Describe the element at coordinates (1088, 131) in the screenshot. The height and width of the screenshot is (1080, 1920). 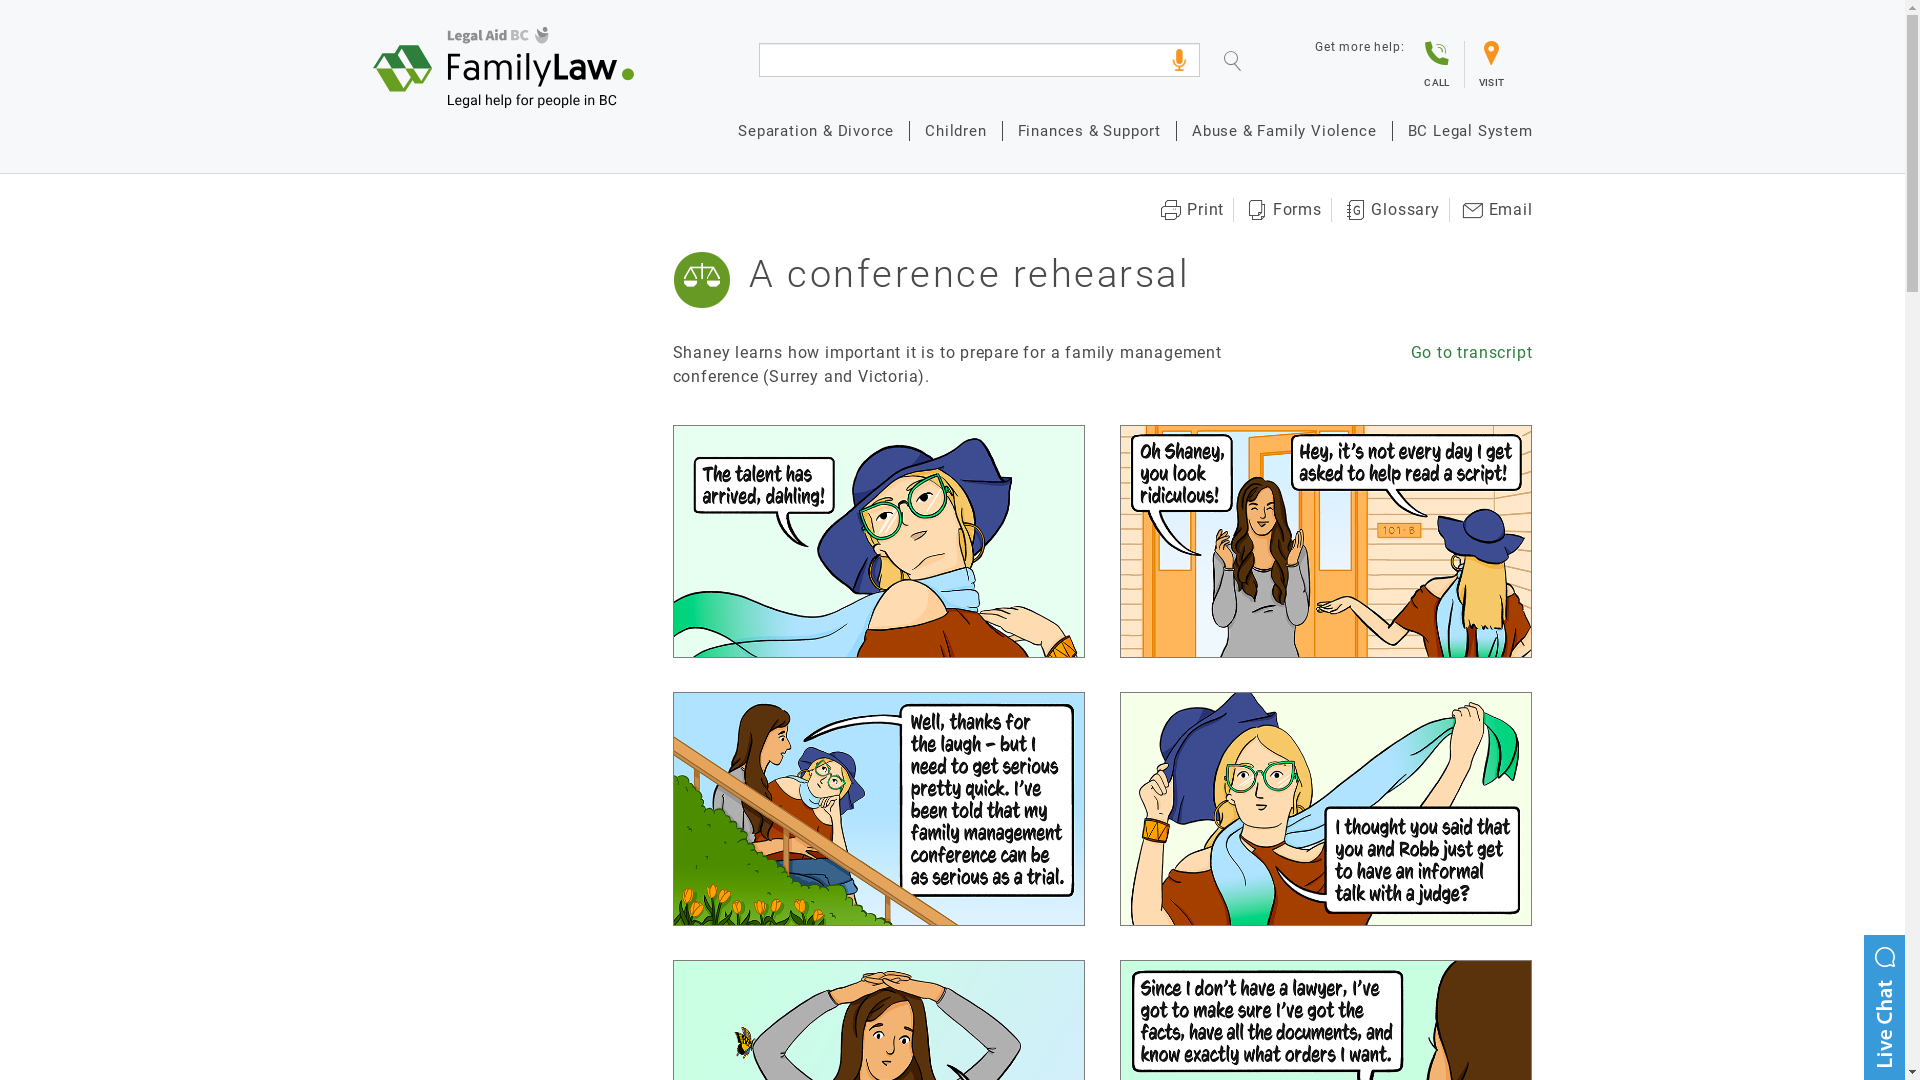
I see `'Finances & Support'` at that location.